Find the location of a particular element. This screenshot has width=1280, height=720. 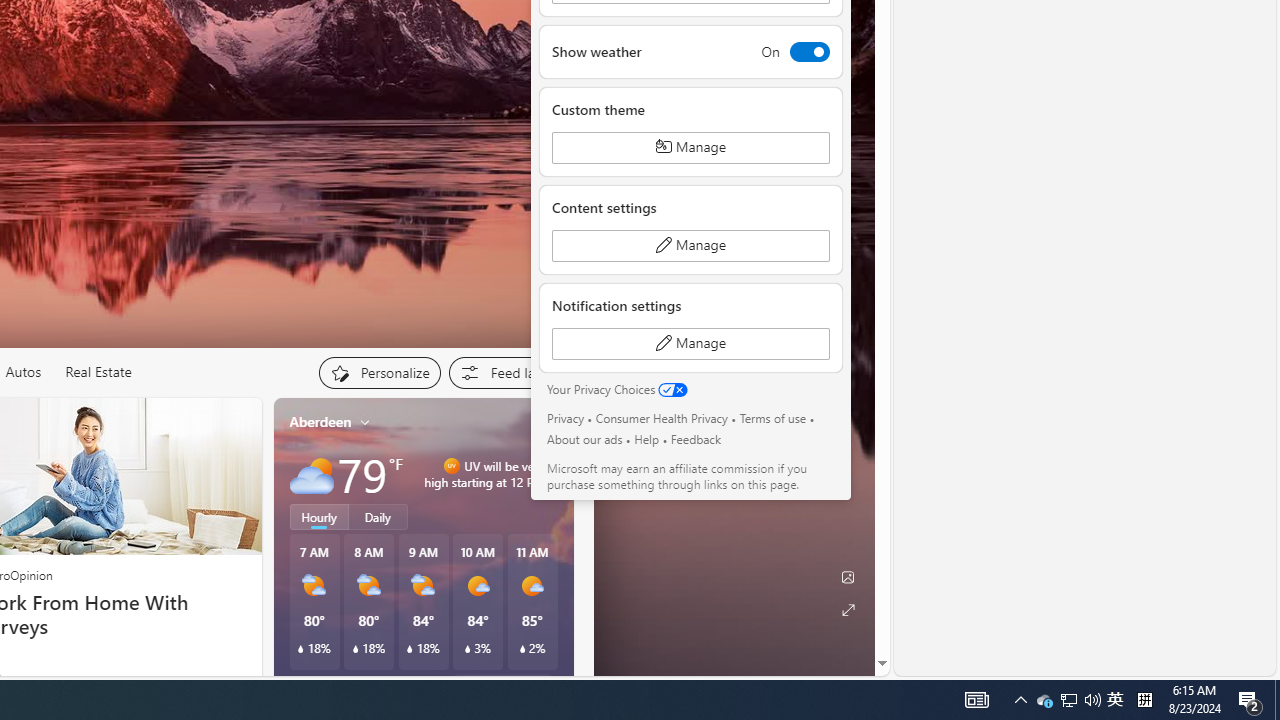

'My location' is located at coordinates (365, 420).